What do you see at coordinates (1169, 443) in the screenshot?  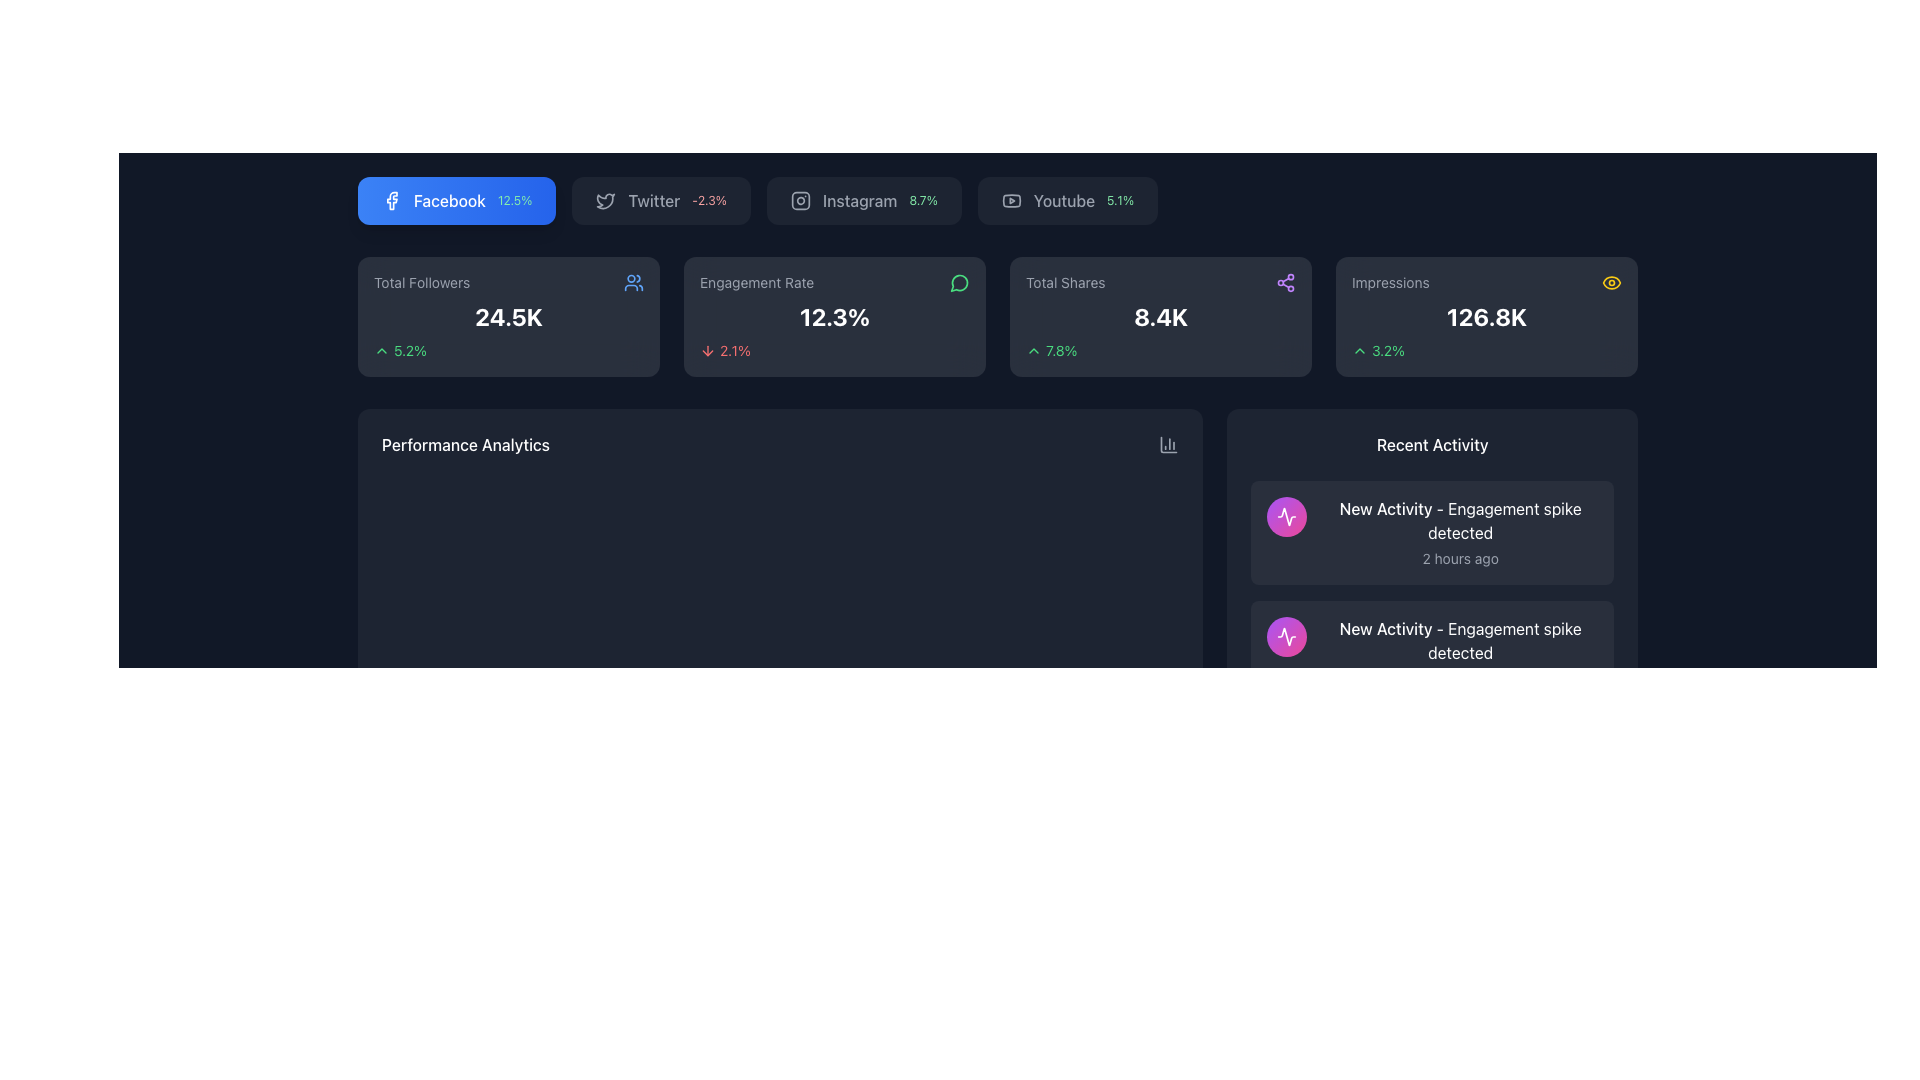 I see `the SVG-based icon located in the top-right section of the dark-themed dashboard interface under 'Performance Analytics'` at bounding box center [1169, 443].